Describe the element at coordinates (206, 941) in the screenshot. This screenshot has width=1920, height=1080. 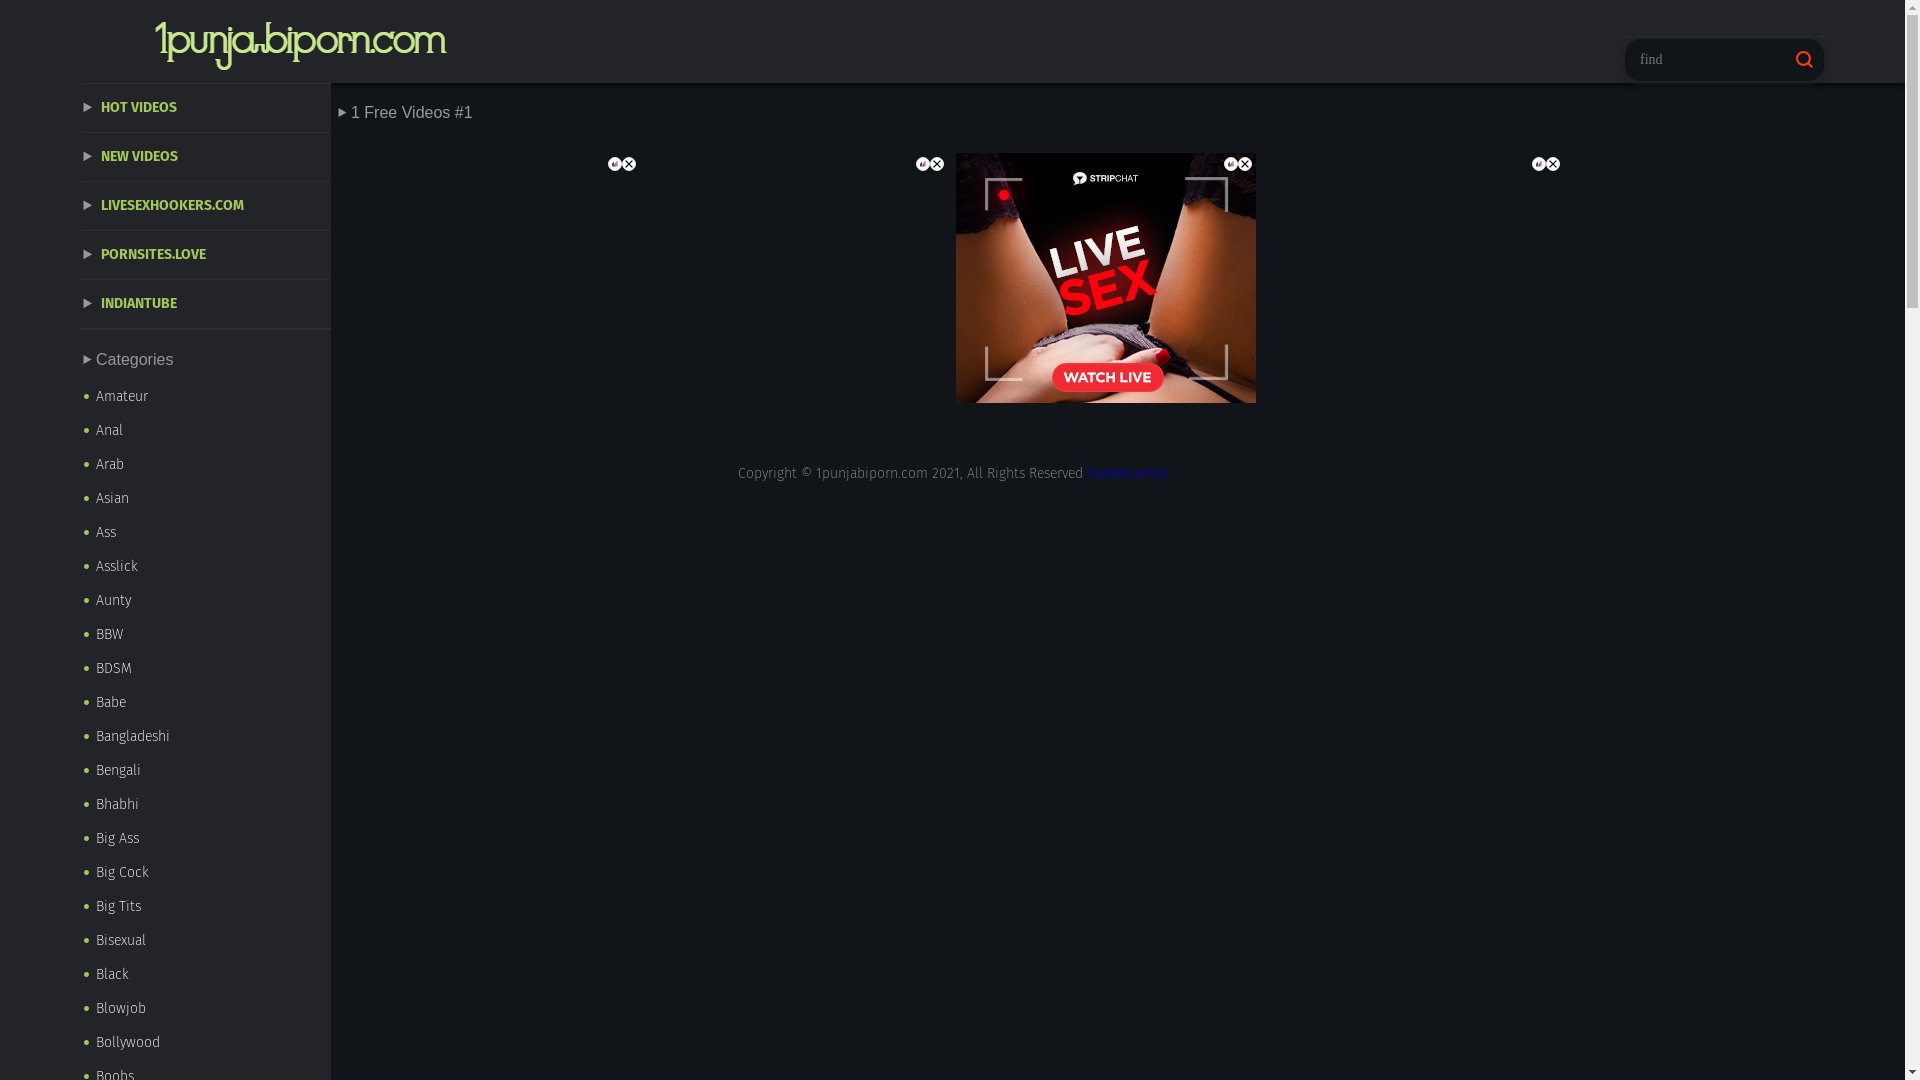
I see `'Bisexual'` at that location.